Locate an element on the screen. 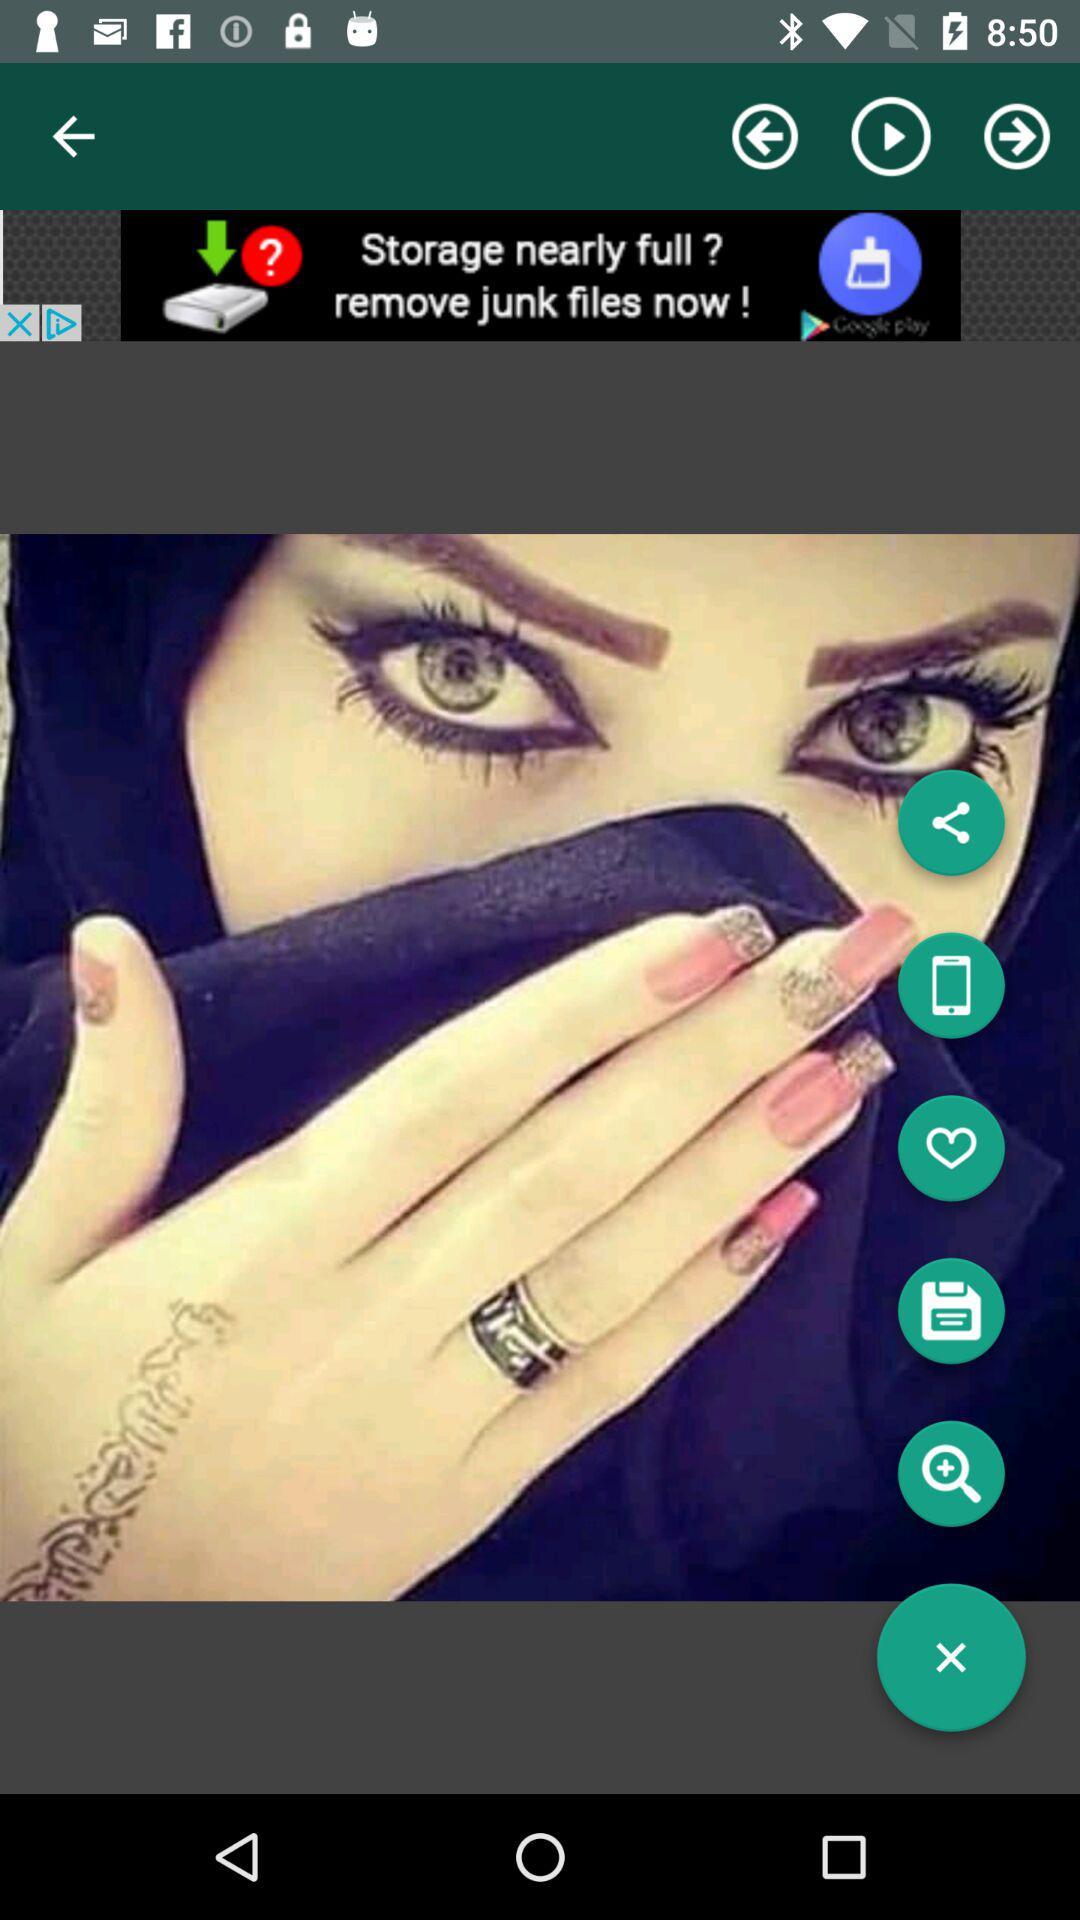 This screenshot has height=1920, width=1080. open advertisement is located at coordinates (540, 274).